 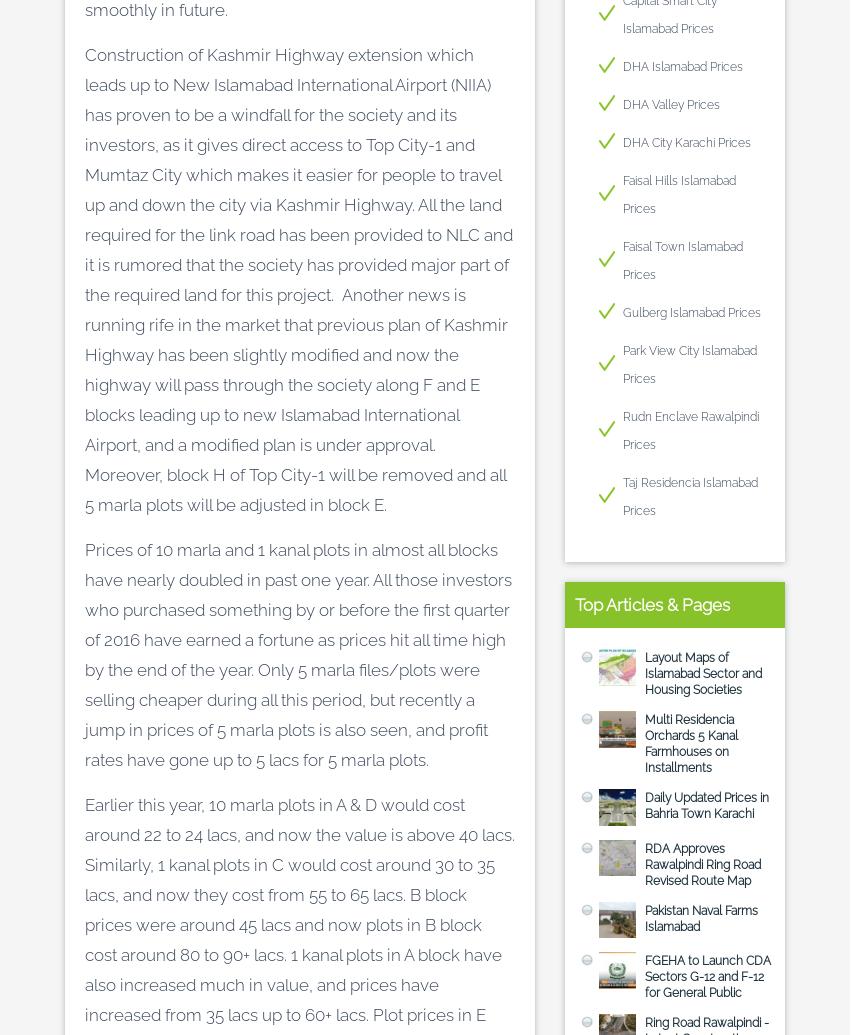 I want to click on 'Gulberg Islamabad Prices', so click(x=692, y=312).